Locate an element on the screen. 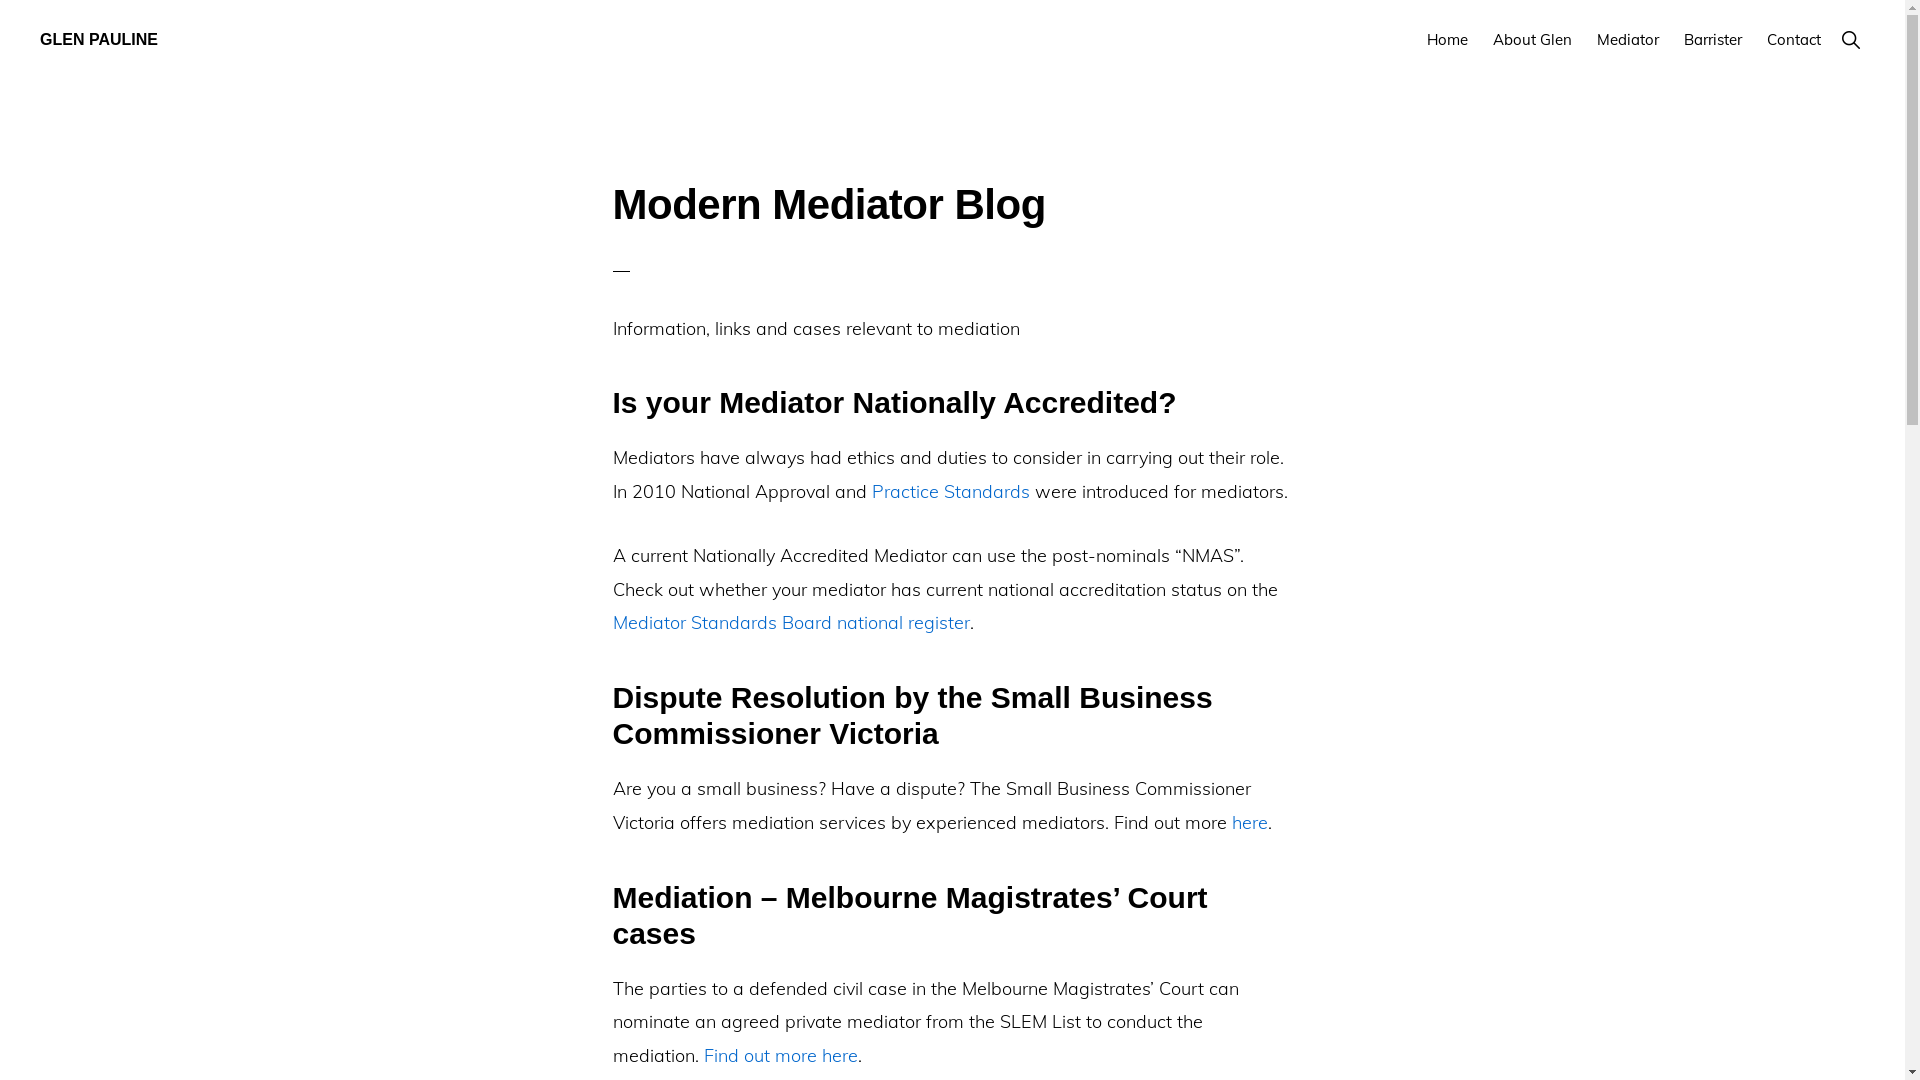 The image size is (1920, 1080). 'Barrister' is located at coordinates (1712, 39).